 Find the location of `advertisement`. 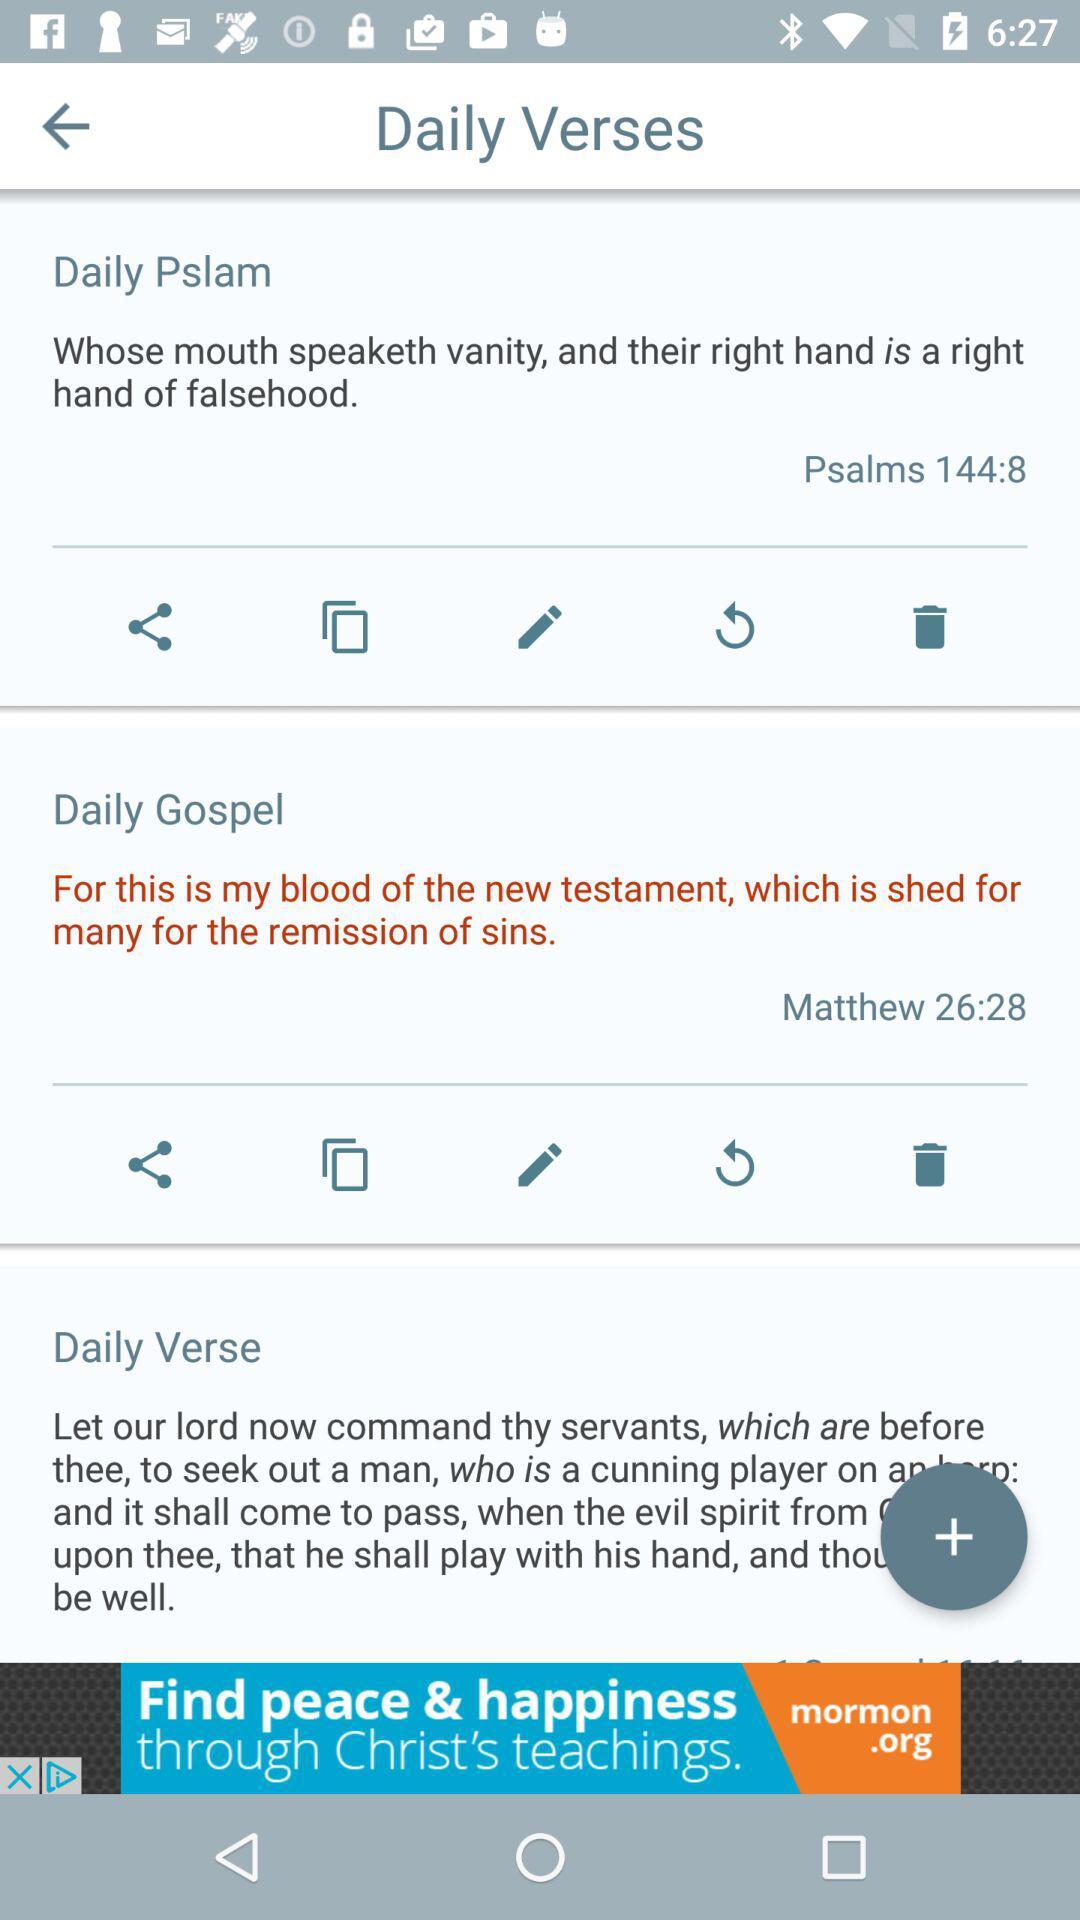

advertisement is located at coordinates (540, 1727).